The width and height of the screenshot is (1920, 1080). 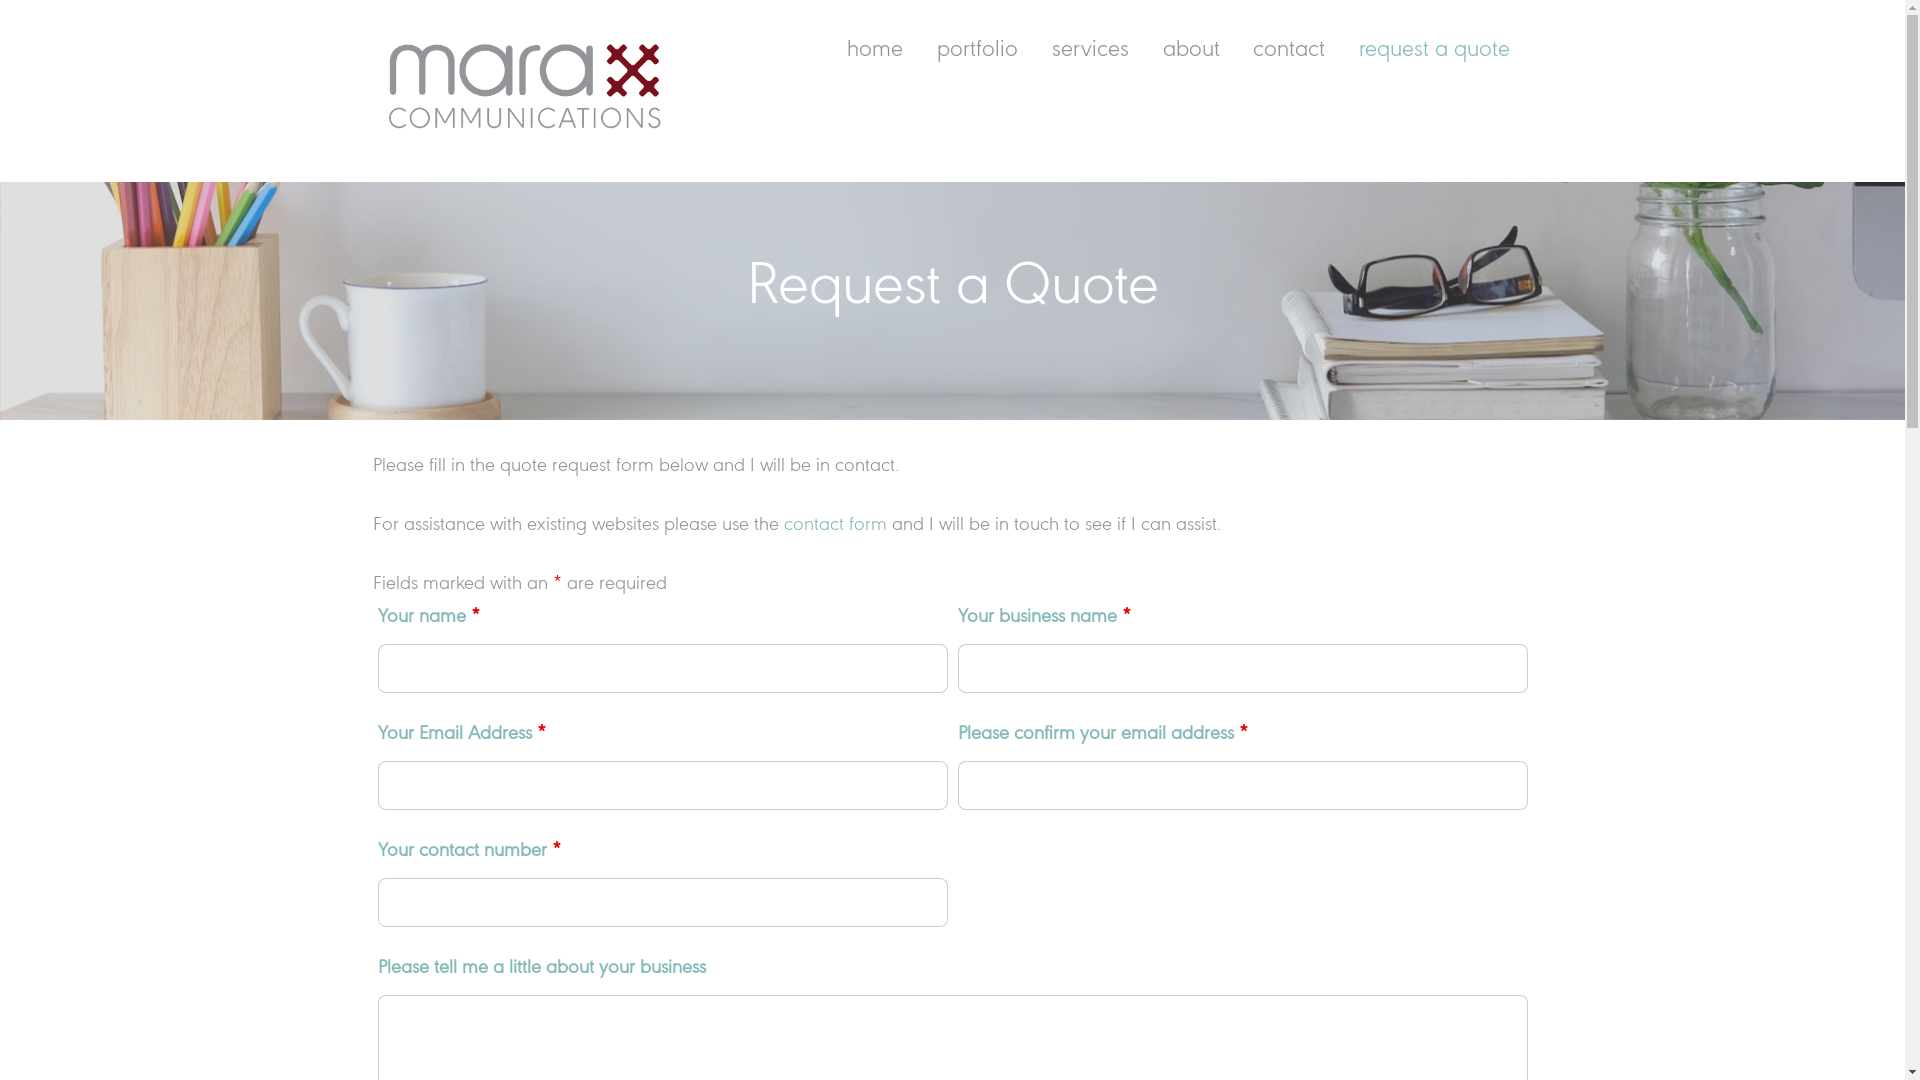 I want to click on 'services', so click(x=1088, y=49).